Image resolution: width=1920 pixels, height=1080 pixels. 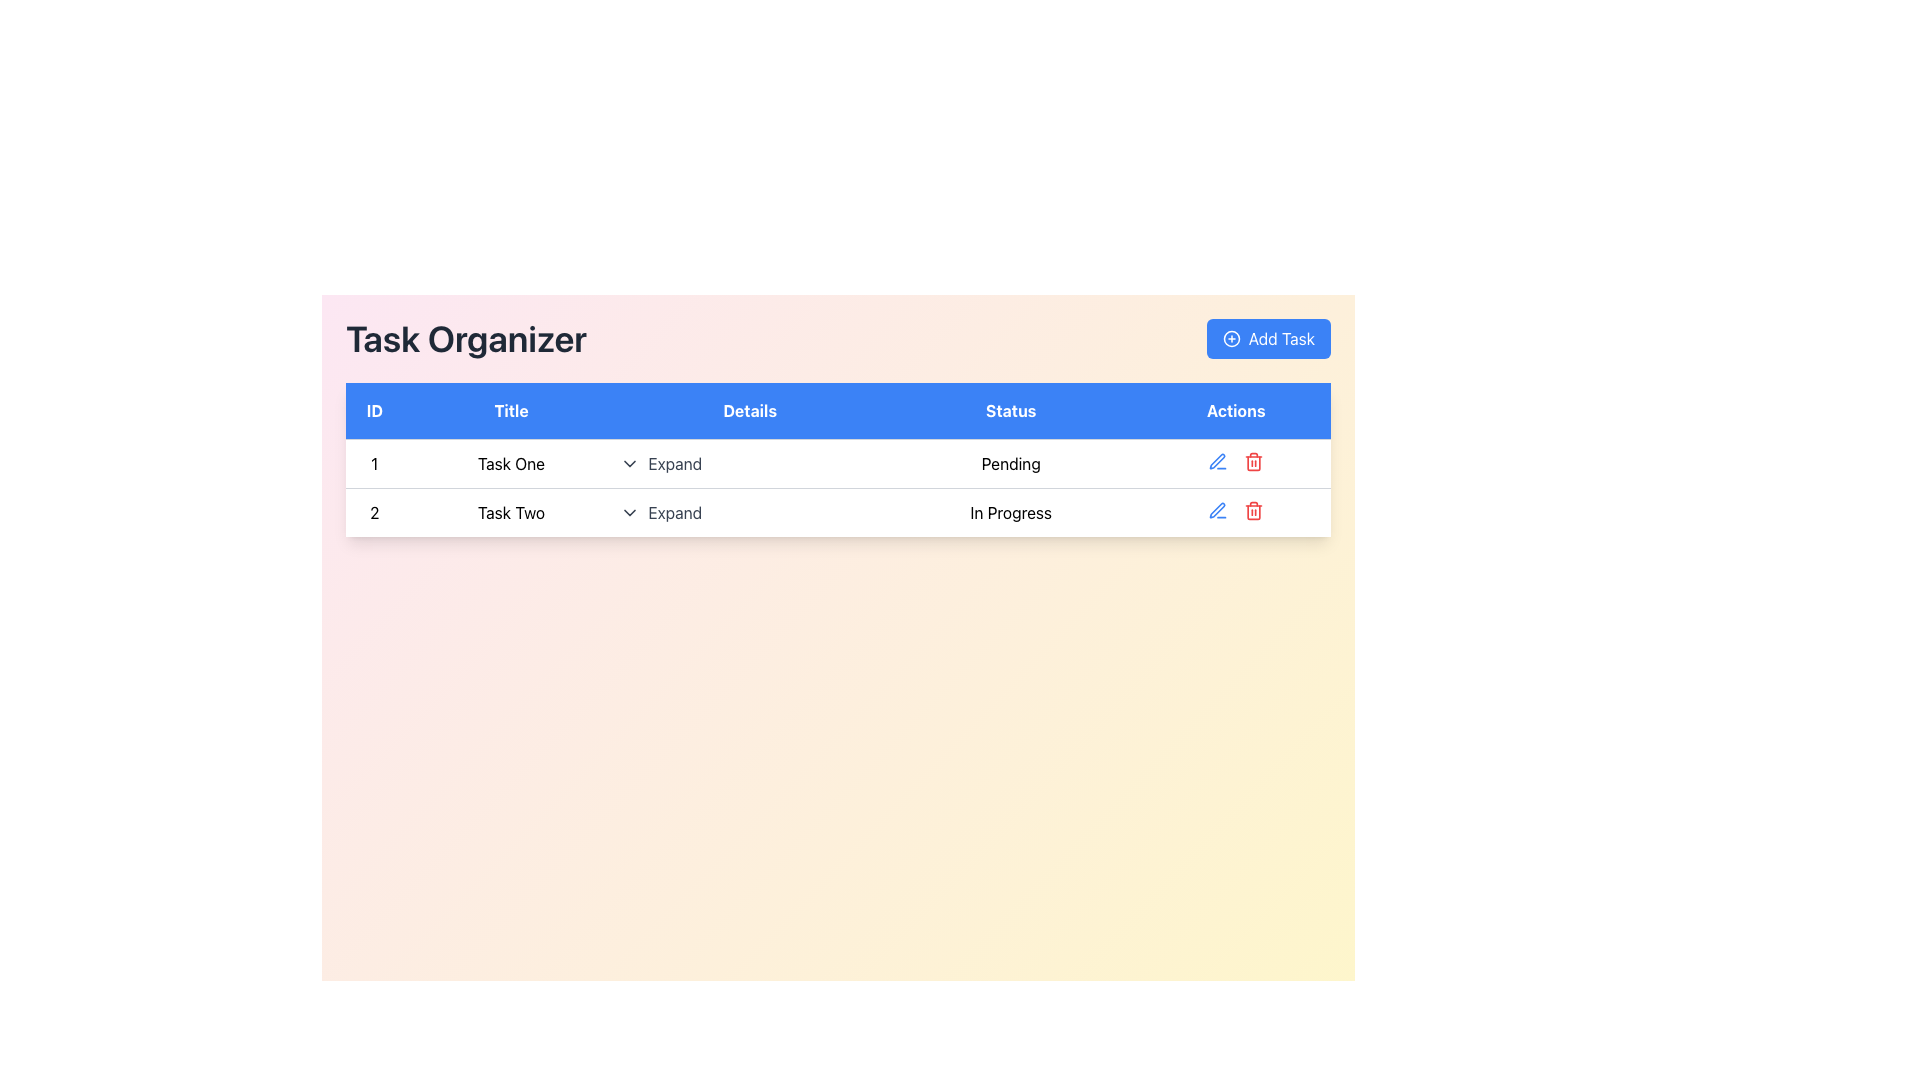 What do you see at coordinates (374, 463) in the screenshot?
I see `the numeral '1' displayed in bold, black font, located in the first column of the row labeled 'Task One' in the table layout` at bounding box center [374, 463].